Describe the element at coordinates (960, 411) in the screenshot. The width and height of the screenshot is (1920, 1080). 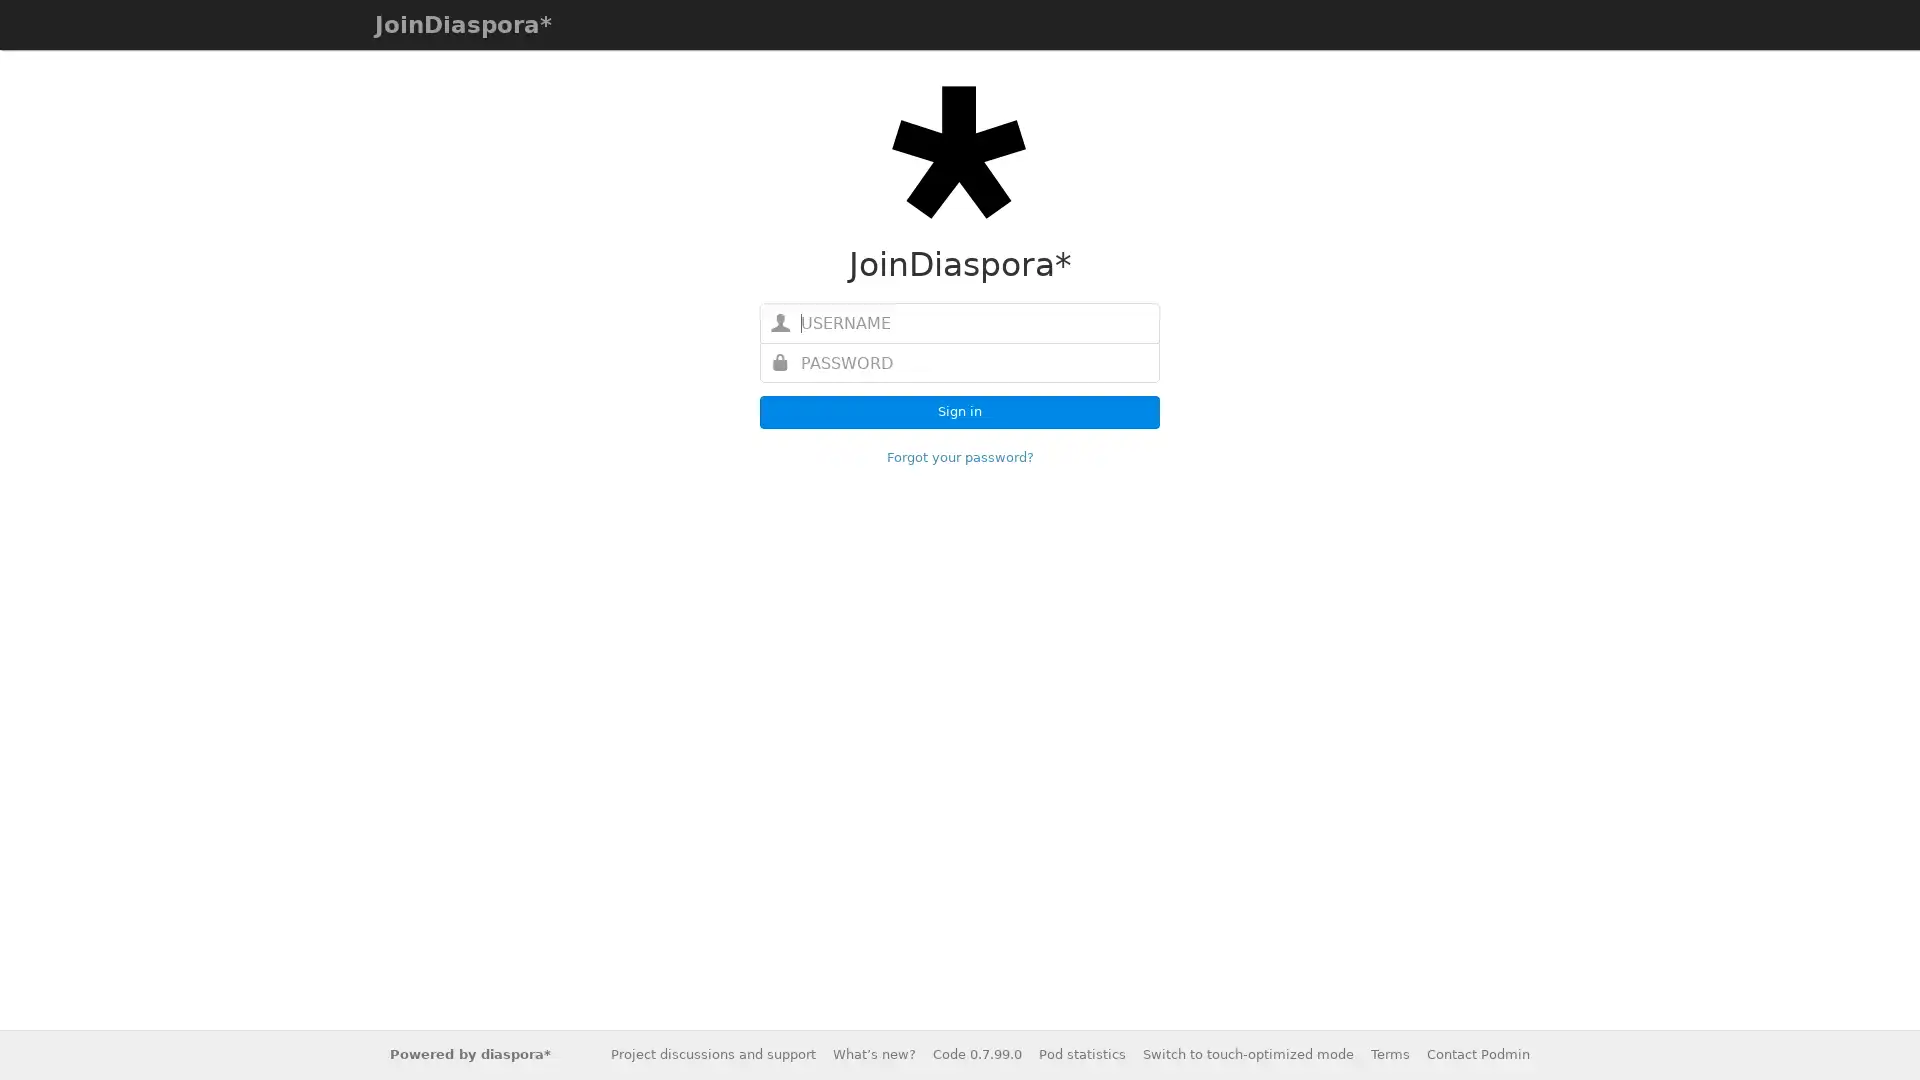
I see `Sign in` at that location.